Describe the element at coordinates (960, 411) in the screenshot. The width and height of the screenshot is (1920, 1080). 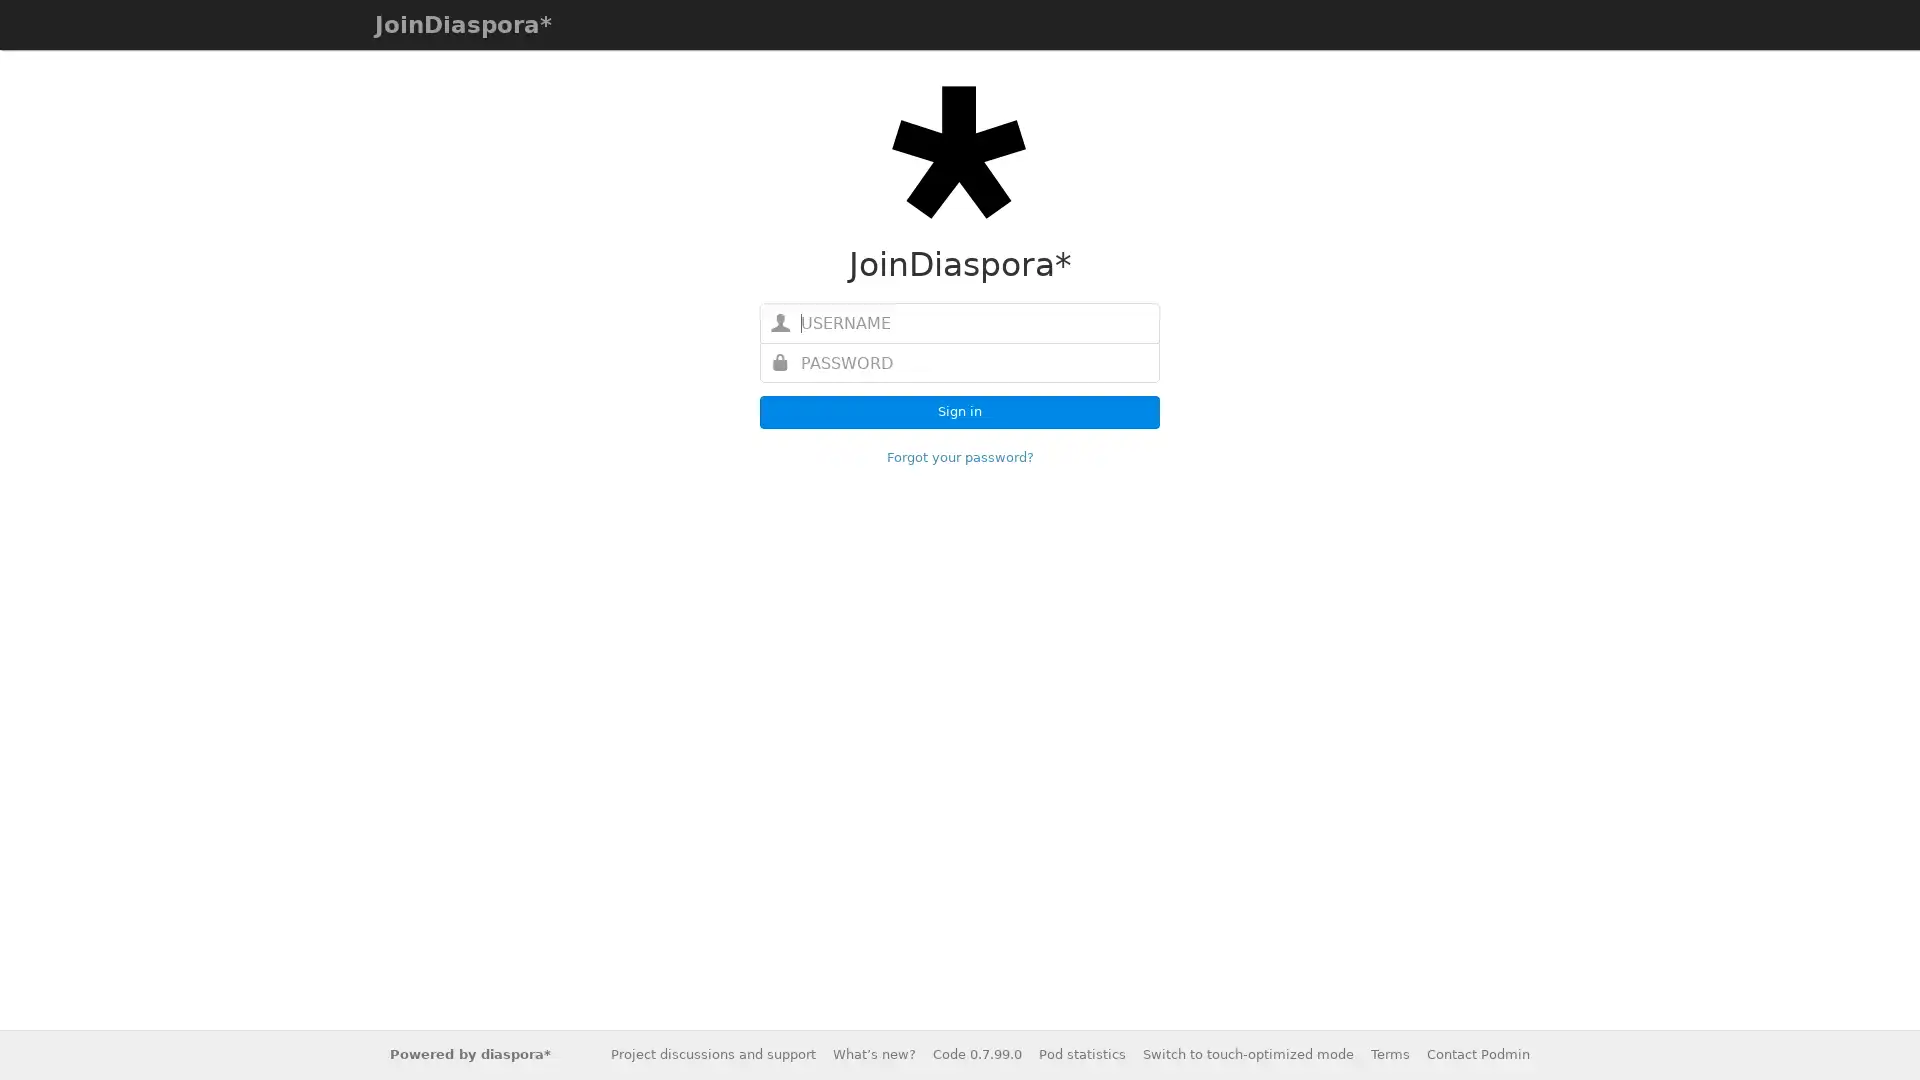
I see `Sign in` at that location.